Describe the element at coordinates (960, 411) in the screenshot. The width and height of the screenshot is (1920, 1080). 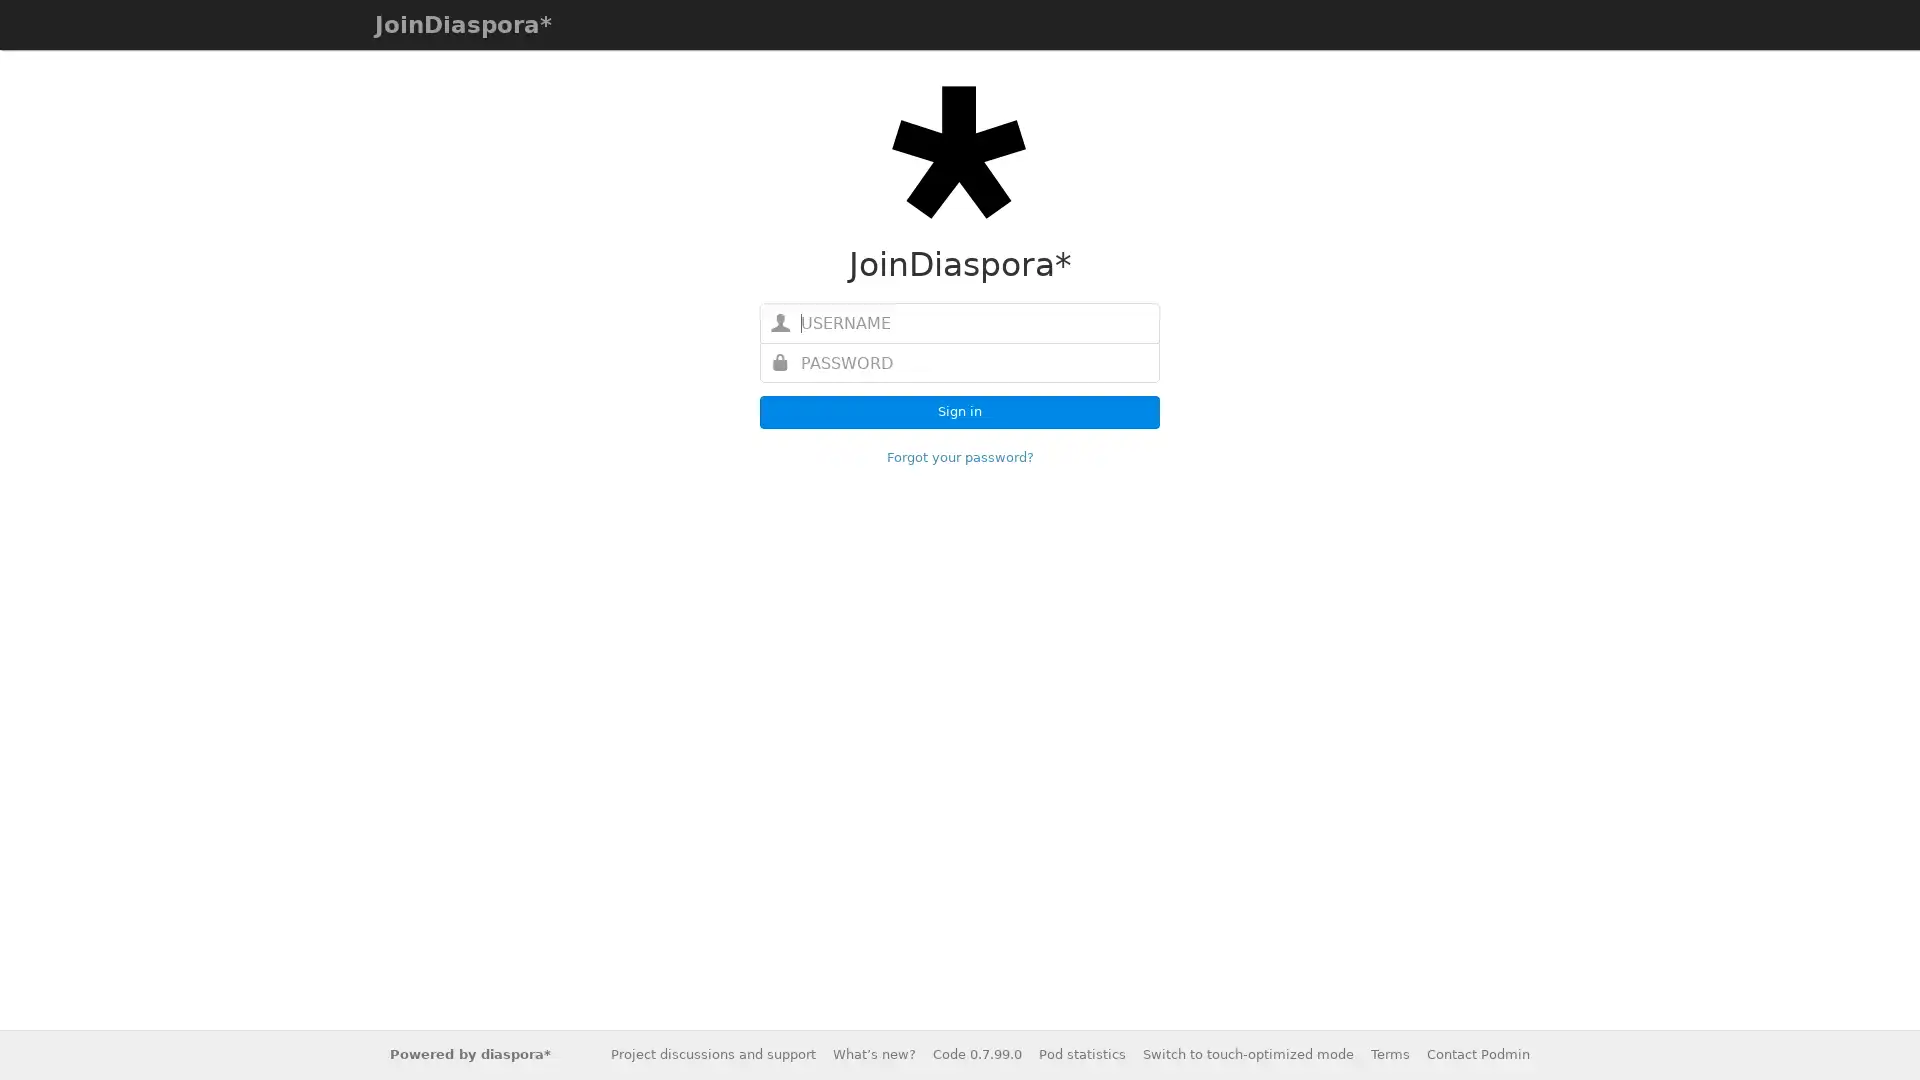
I see `Sign in` at that location.